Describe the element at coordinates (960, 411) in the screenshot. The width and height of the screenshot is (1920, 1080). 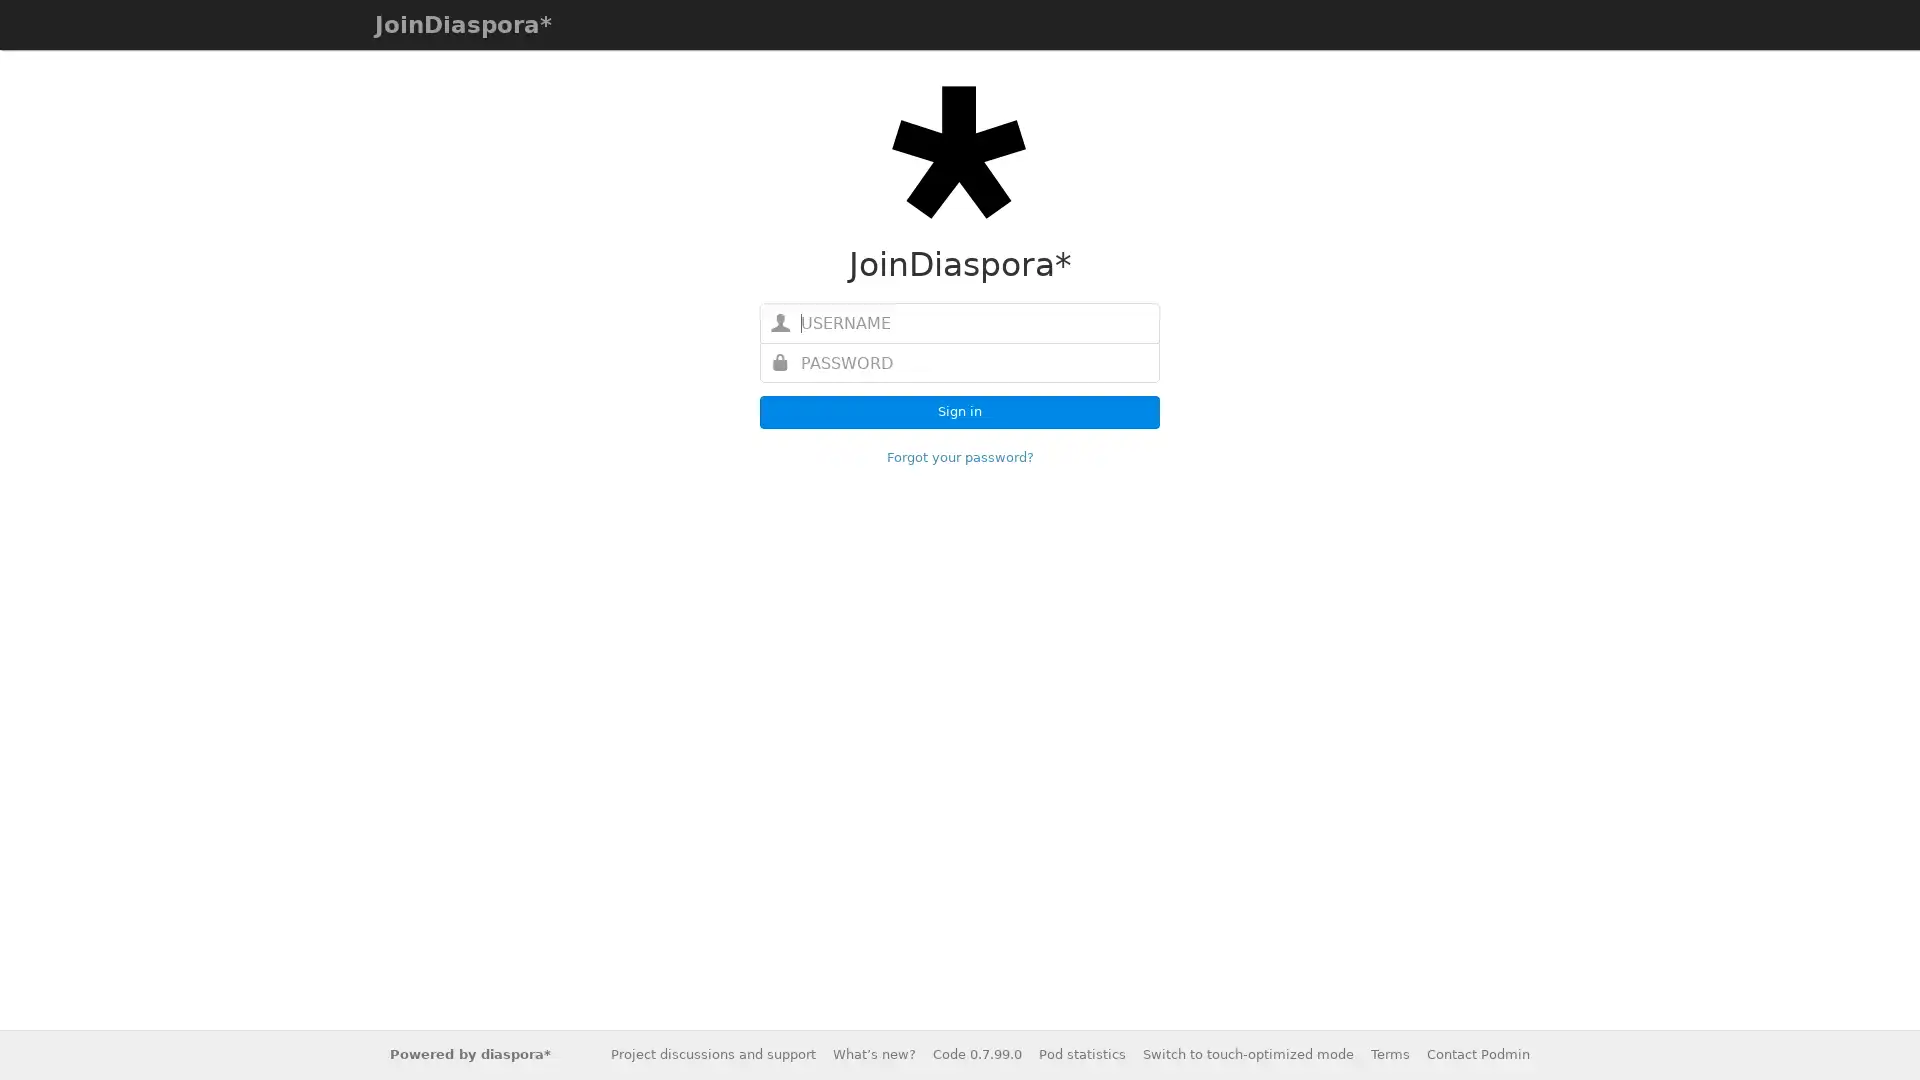
I see `Sign in` at that location.